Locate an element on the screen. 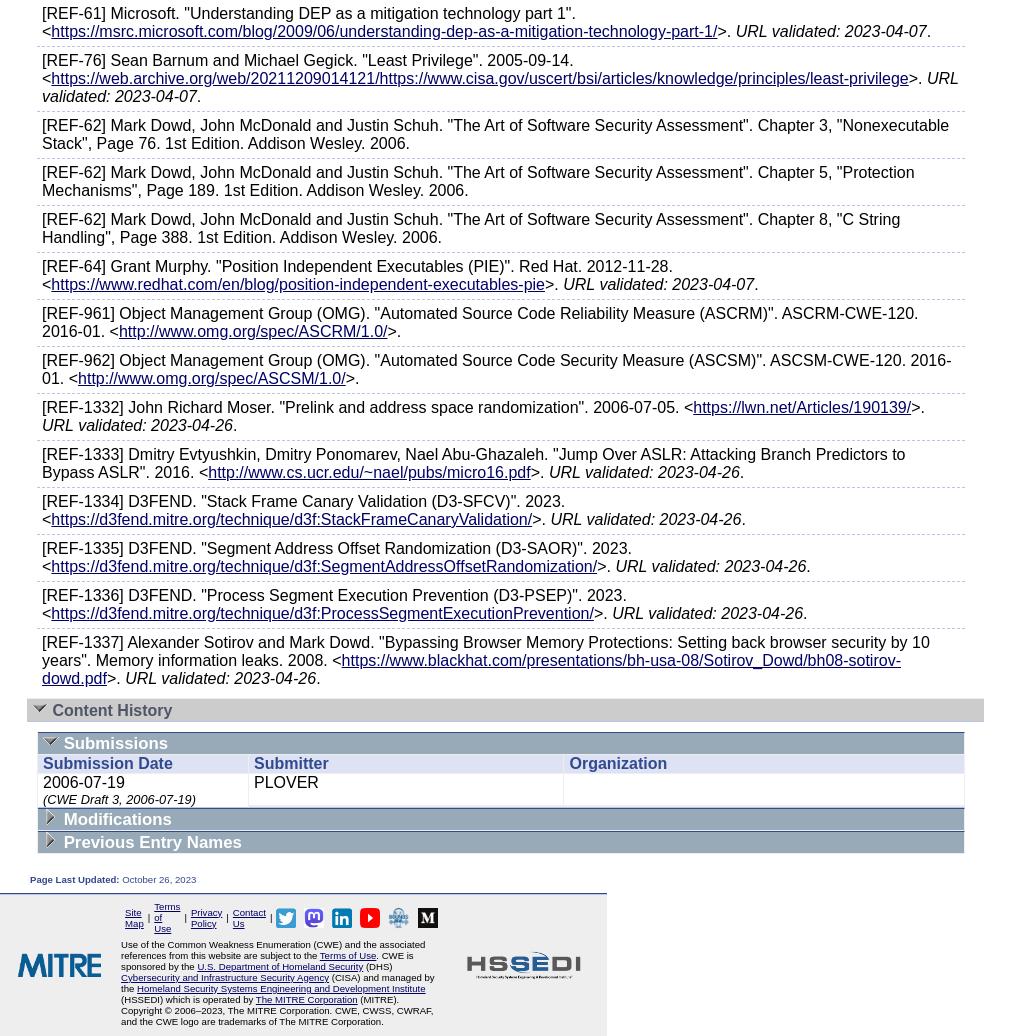  'Page Last Updated:' is located at coordinates (75, 879).